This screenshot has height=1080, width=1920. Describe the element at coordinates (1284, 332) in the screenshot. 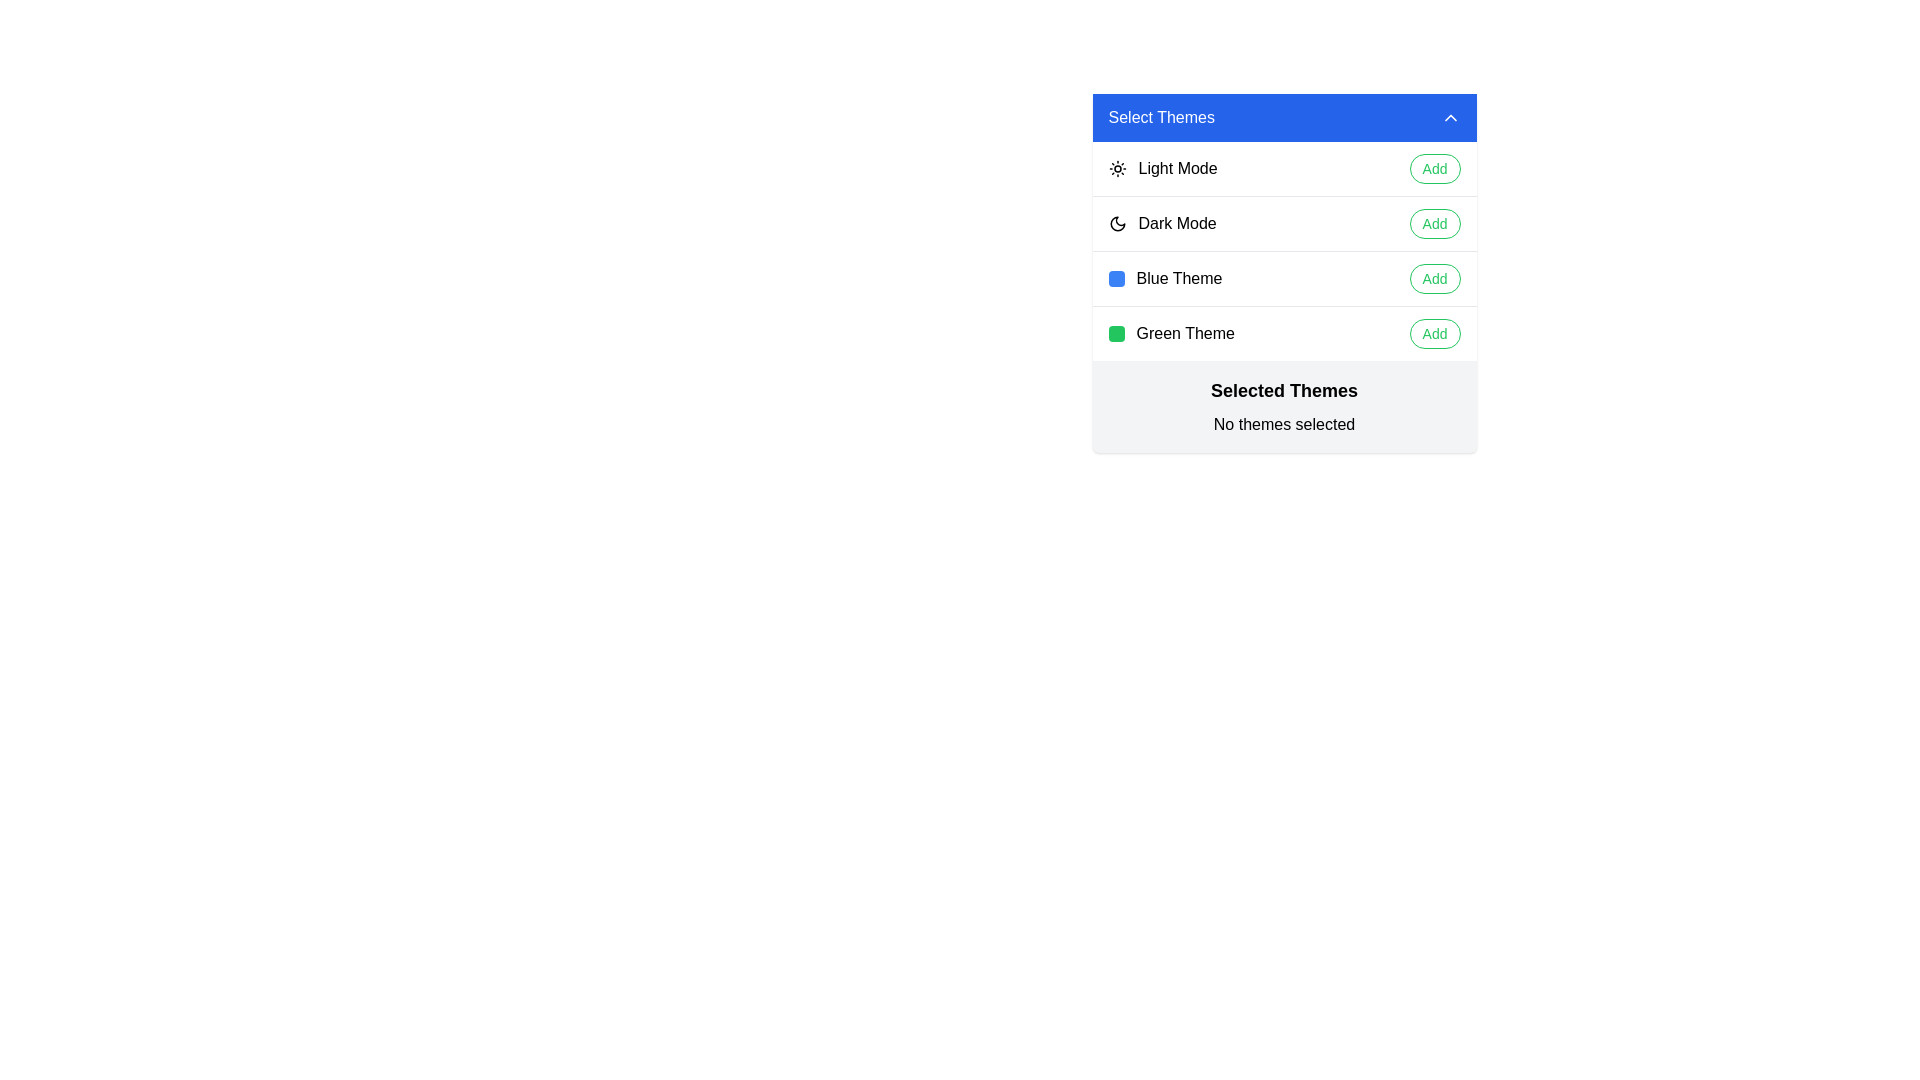

I see `the 'Add' button associated with the fourth selectable theme option labeled 'Green Theme'` at that location.